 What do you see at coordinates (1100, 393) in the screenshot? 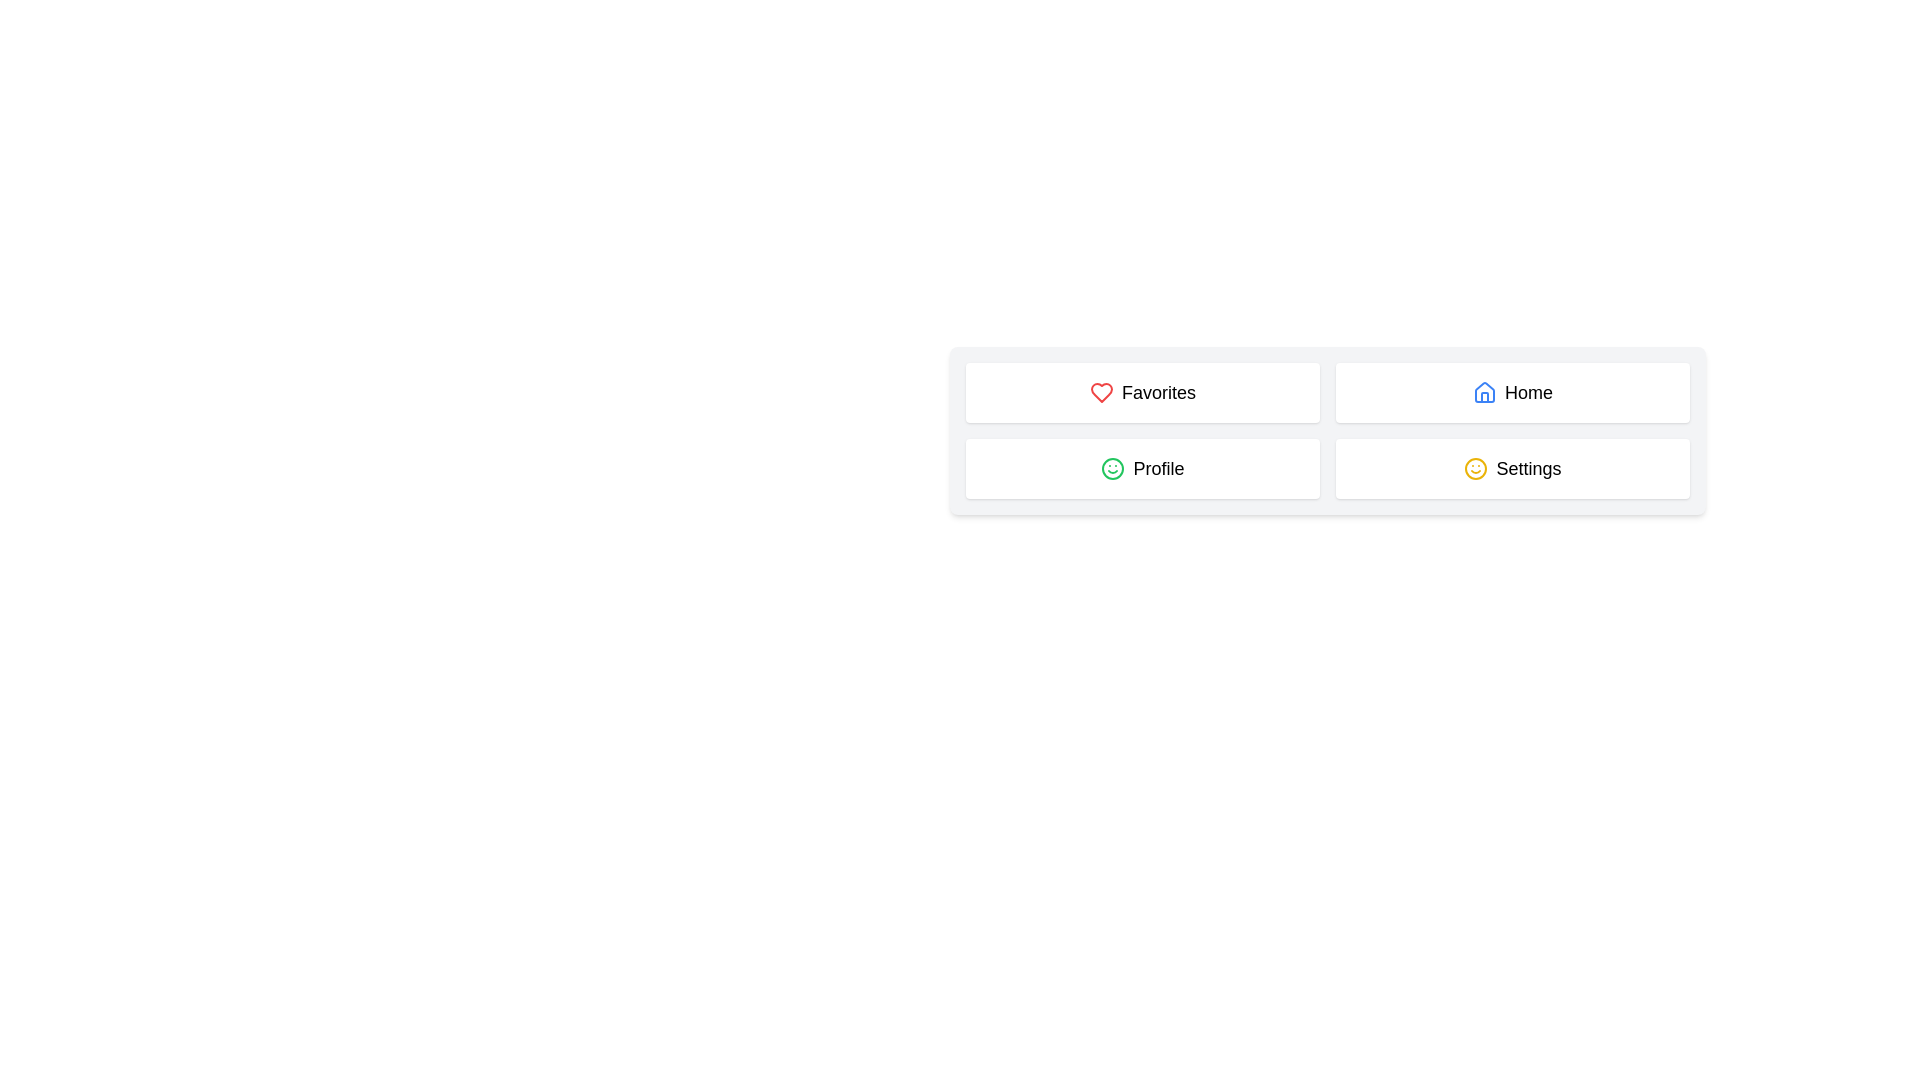
I see `the red outlined heart icon representing the 'Favorites' feature, located adjacent to the 'Favorites' label` at bounding box center [1100, 393].